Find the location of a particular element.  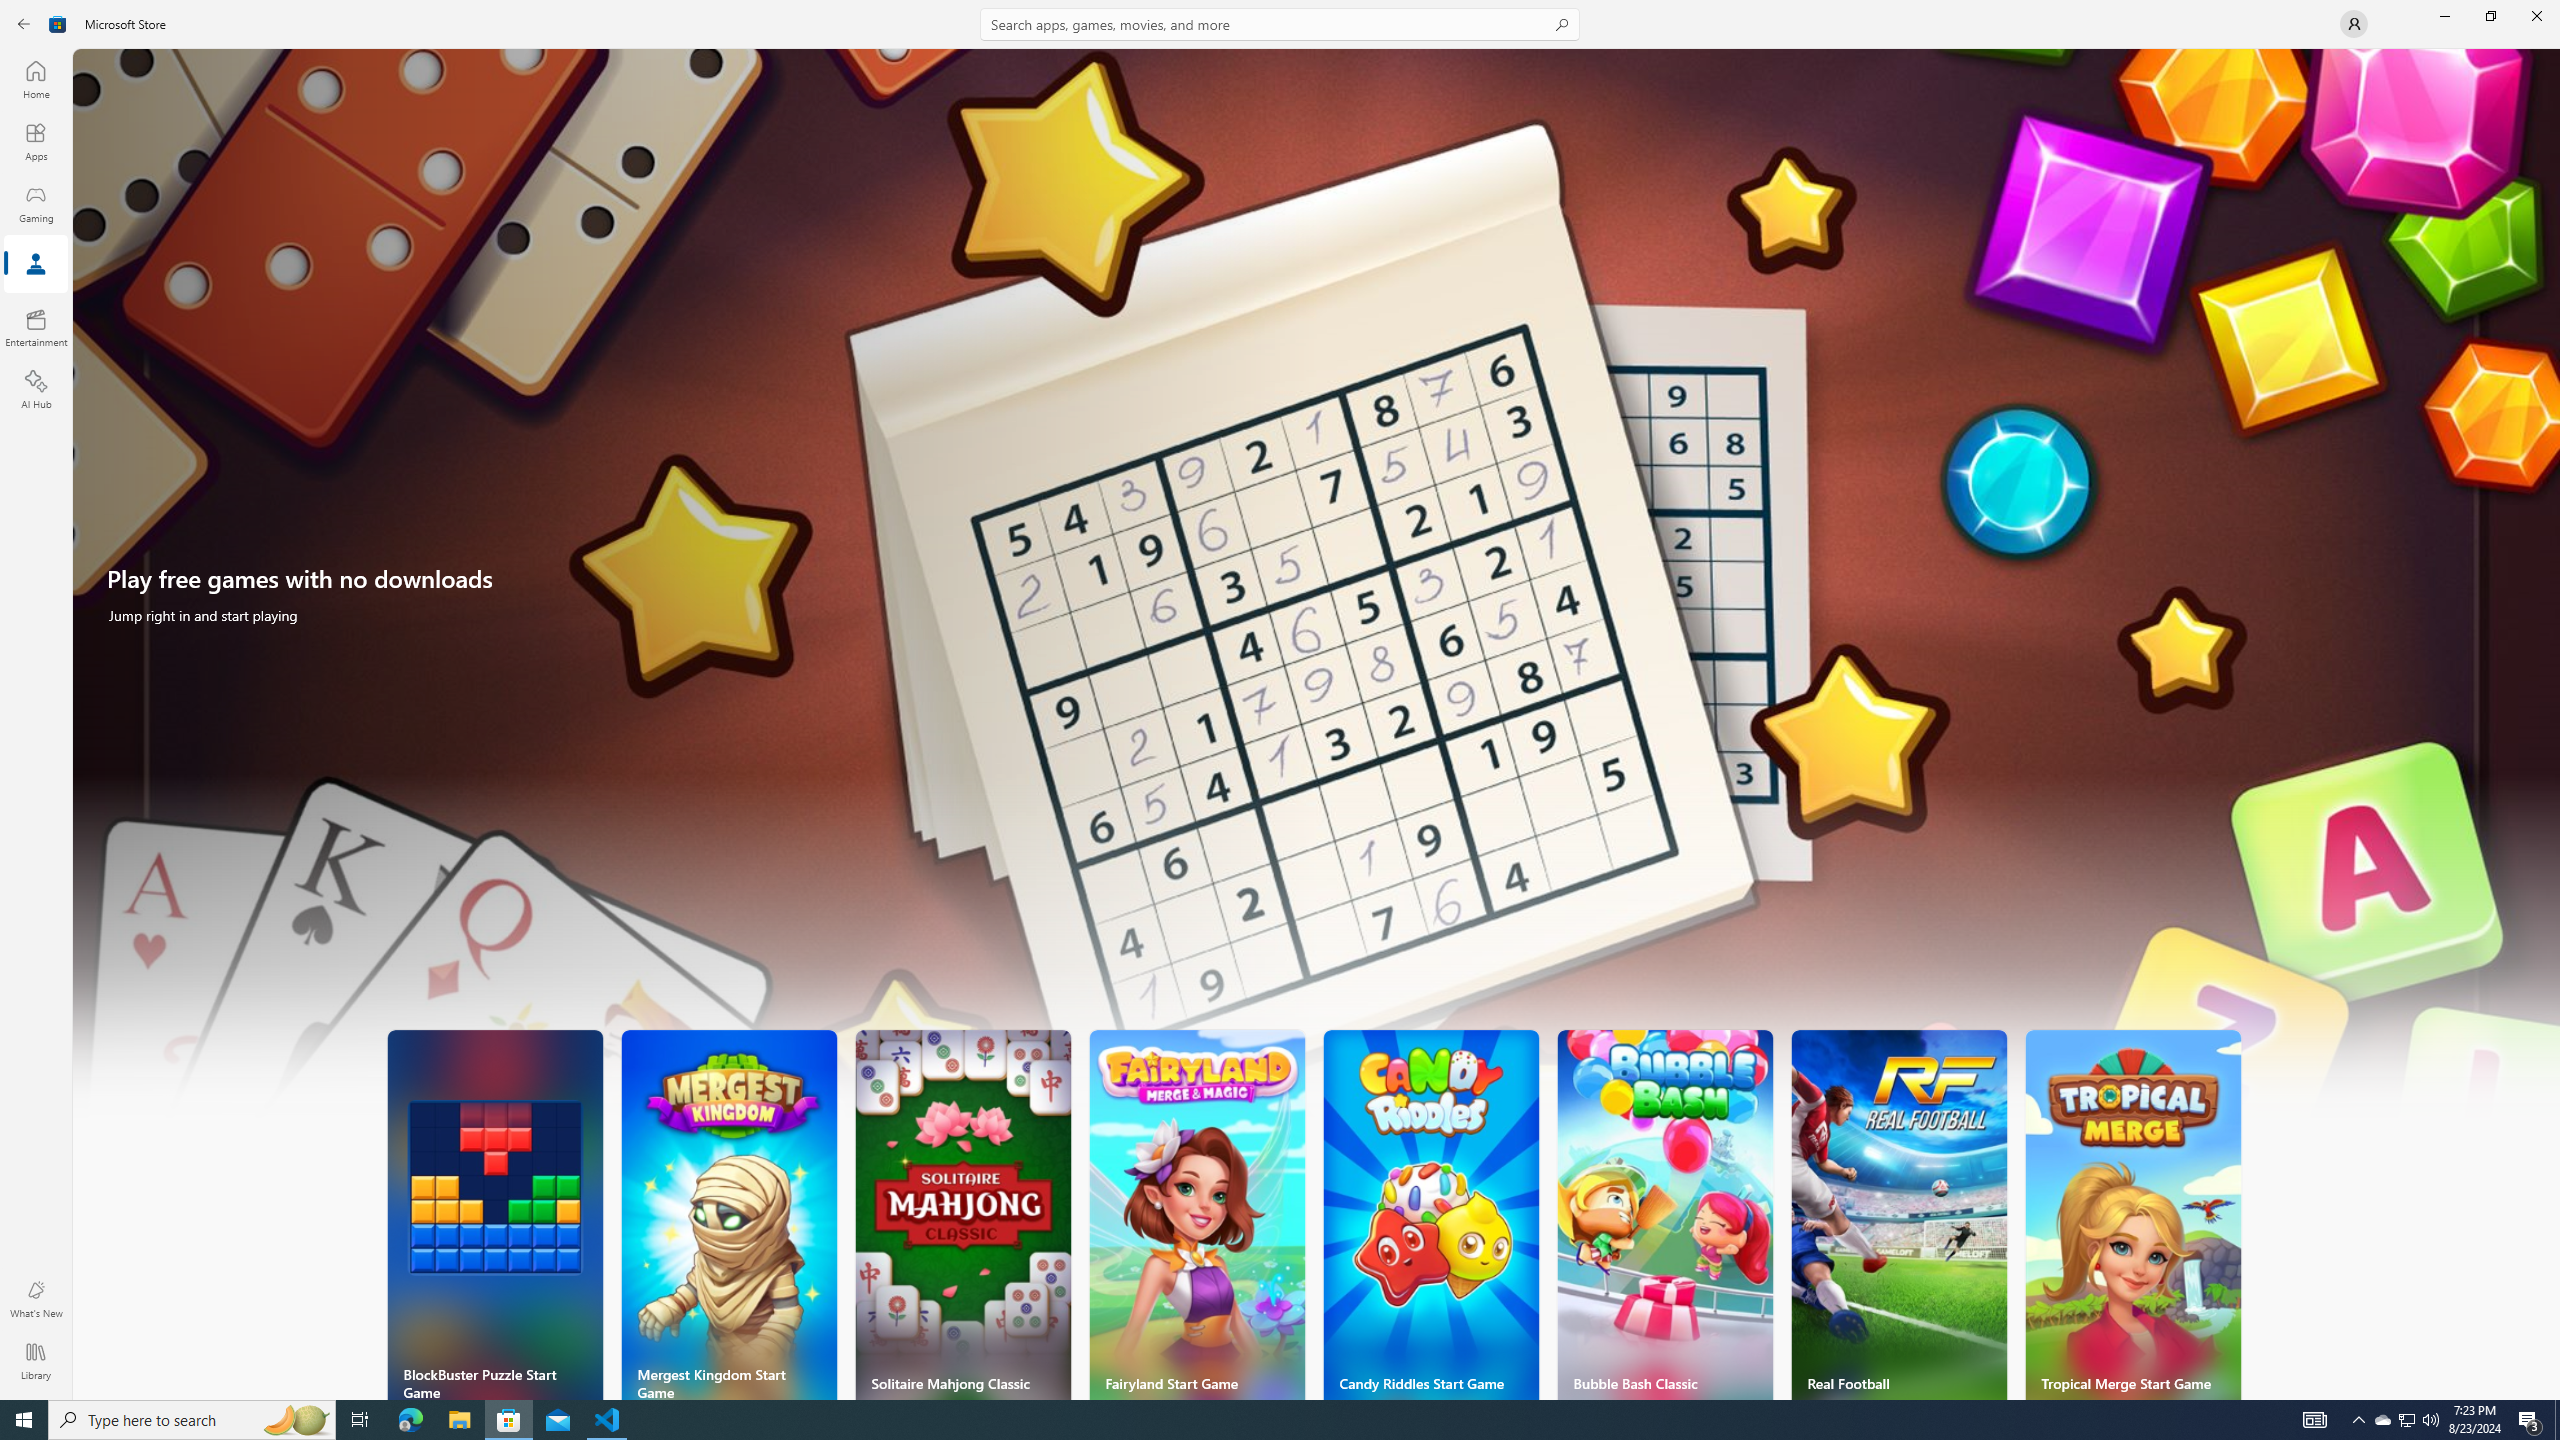

'Apps' is located at coordinates (34, 141).